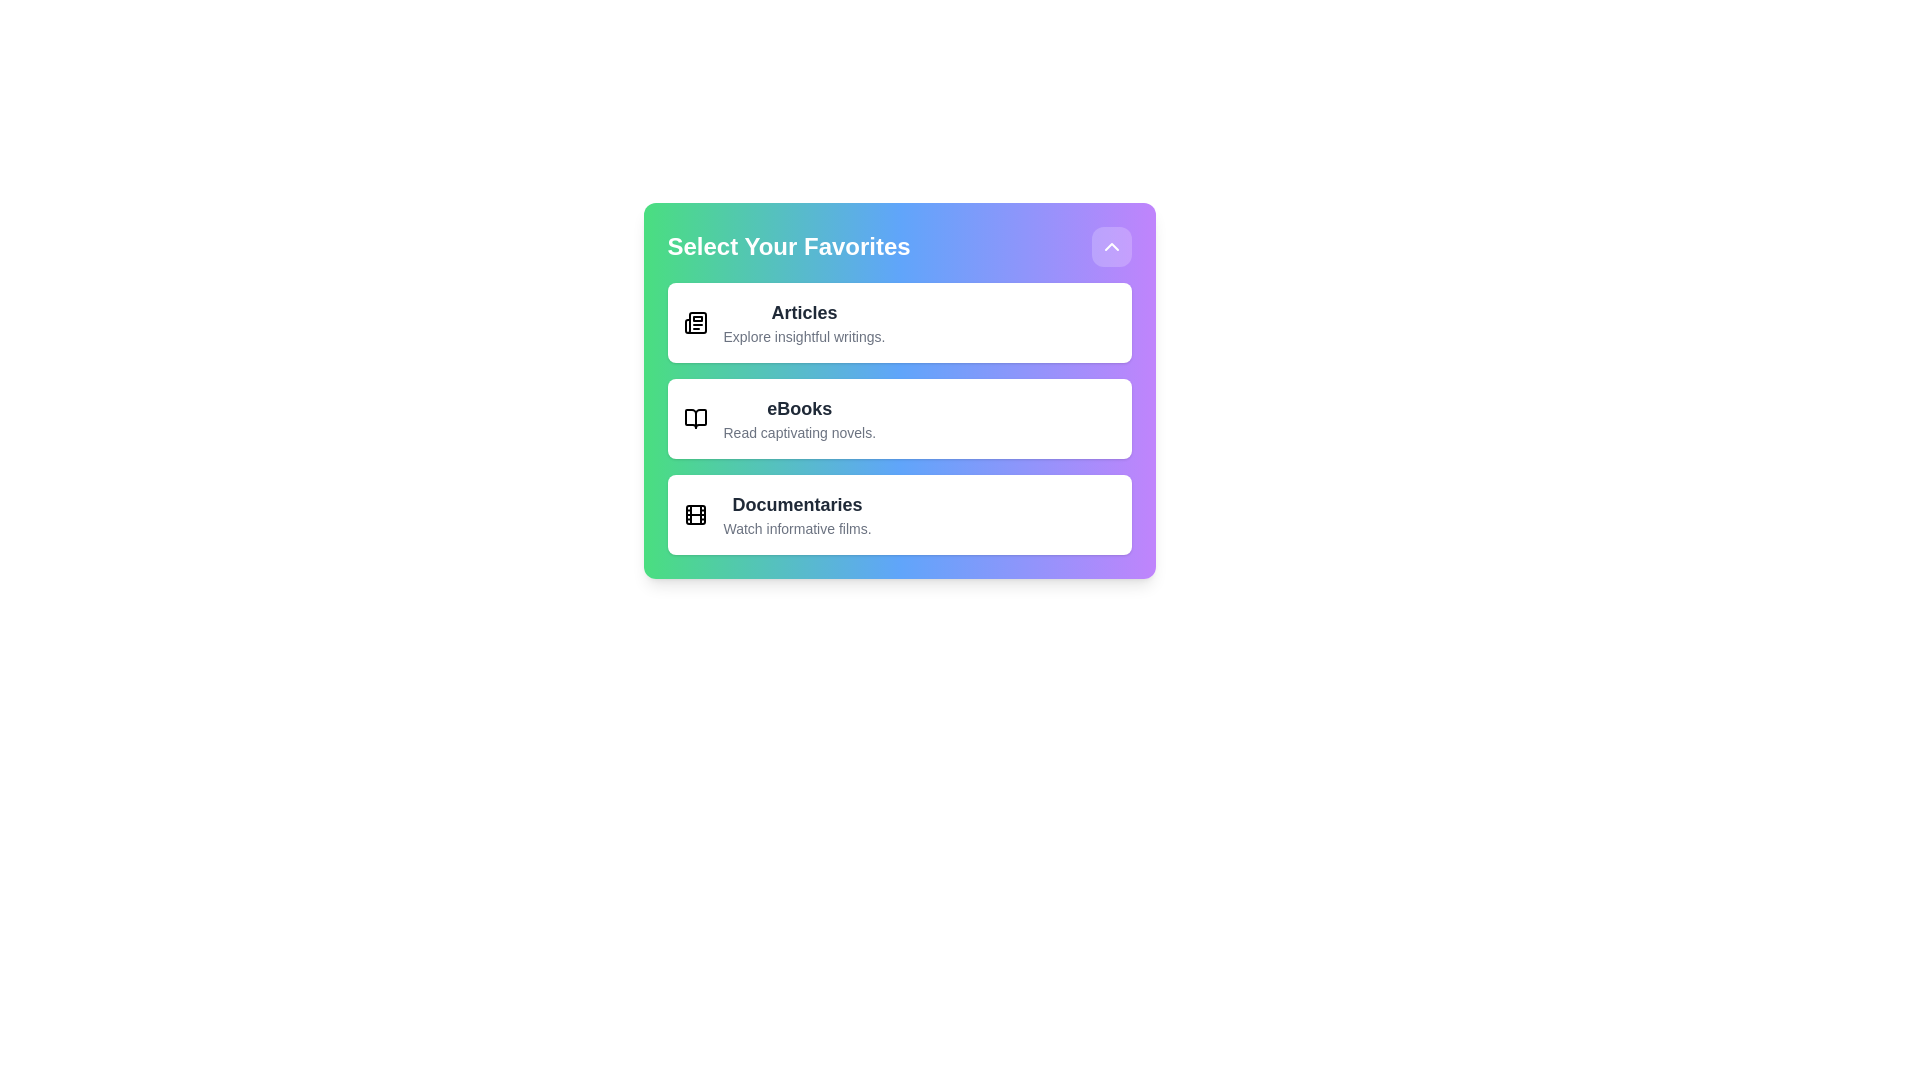 This screenshot has width=1920, height=1080. What do you see at coordinates (1110, 245) in the screenshot?
I see `arrow button to toggle the visibility of the panel` at bounding box center [1110, 245].